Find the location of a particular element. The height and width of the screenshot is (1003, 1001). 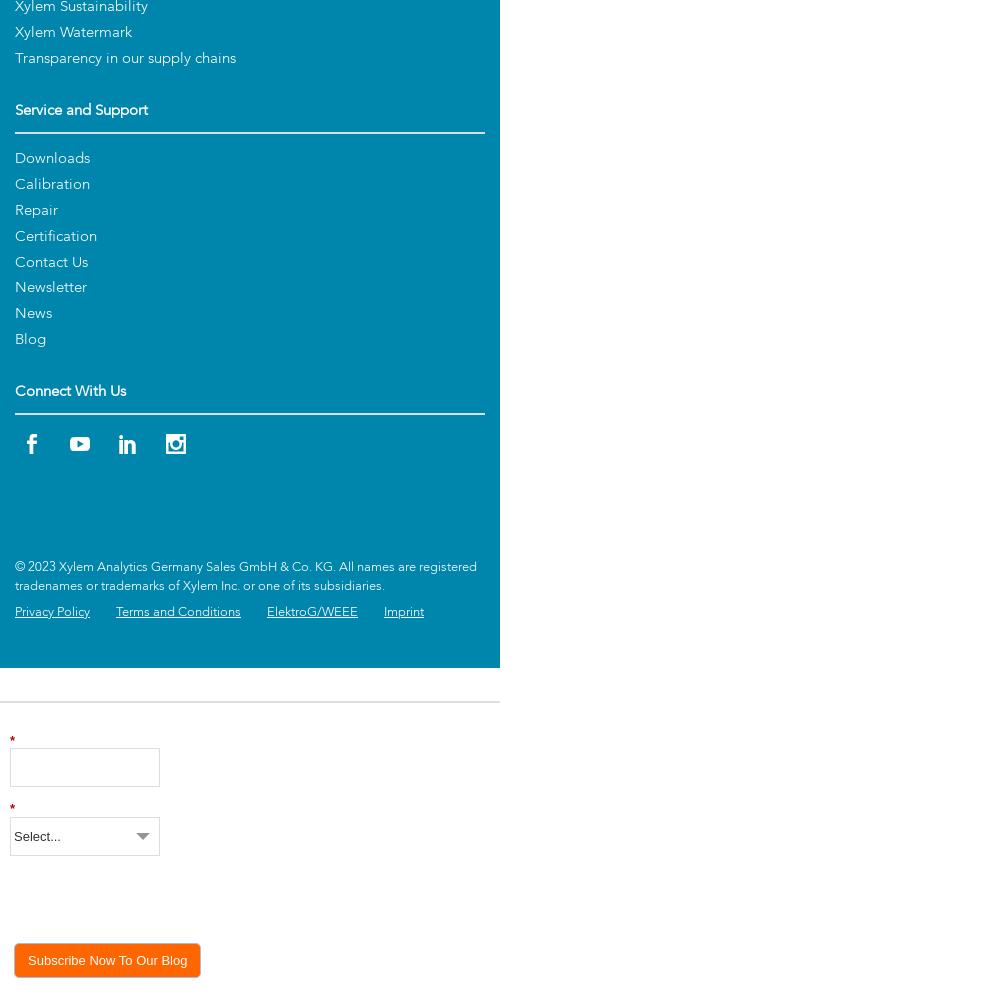

'By clicking on "Subscribe Now To Our Blog", you agree that Xylem may use your personal data. We respect your privacy, please have a look at our' is located at coordinates (185, 888).